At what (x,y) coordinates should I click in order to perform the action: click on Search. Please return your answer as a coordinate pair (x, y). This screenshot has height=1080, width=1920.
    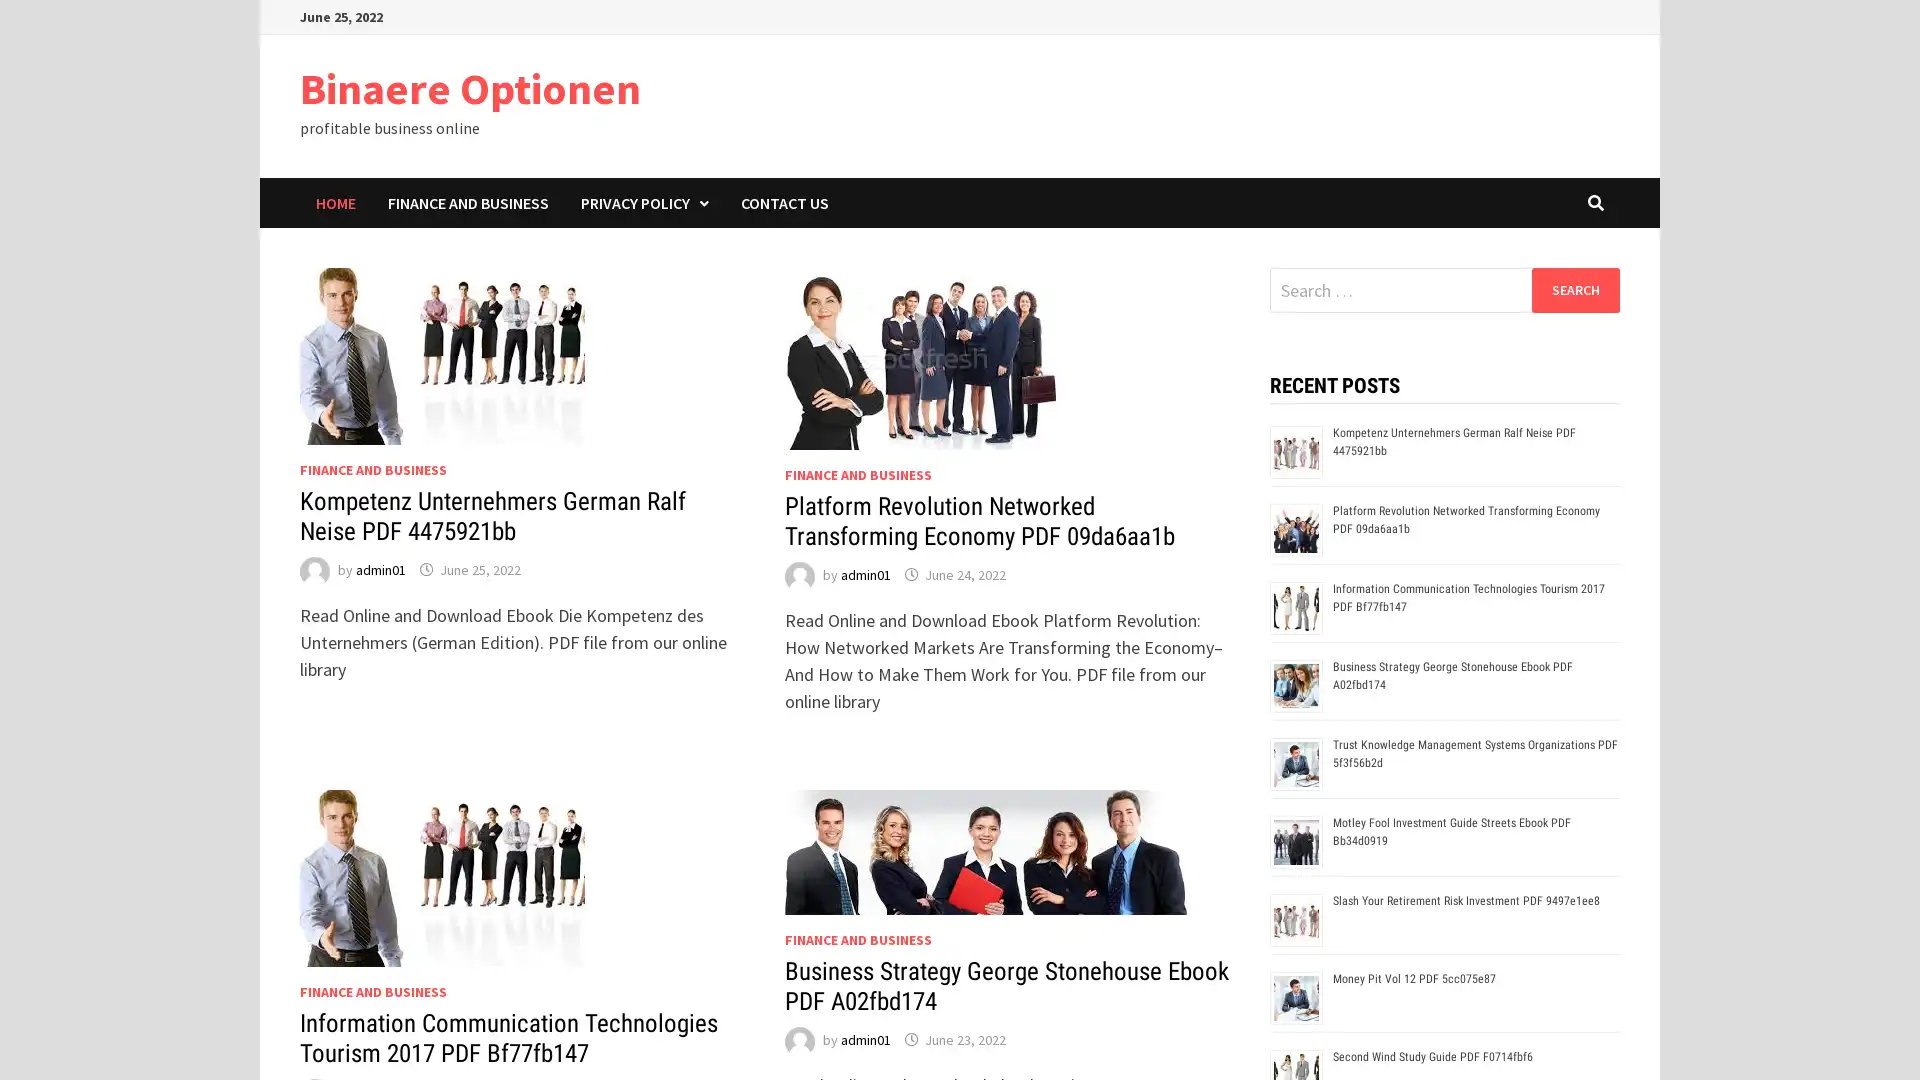
    Looking at the image, I should click on (1574, 289).